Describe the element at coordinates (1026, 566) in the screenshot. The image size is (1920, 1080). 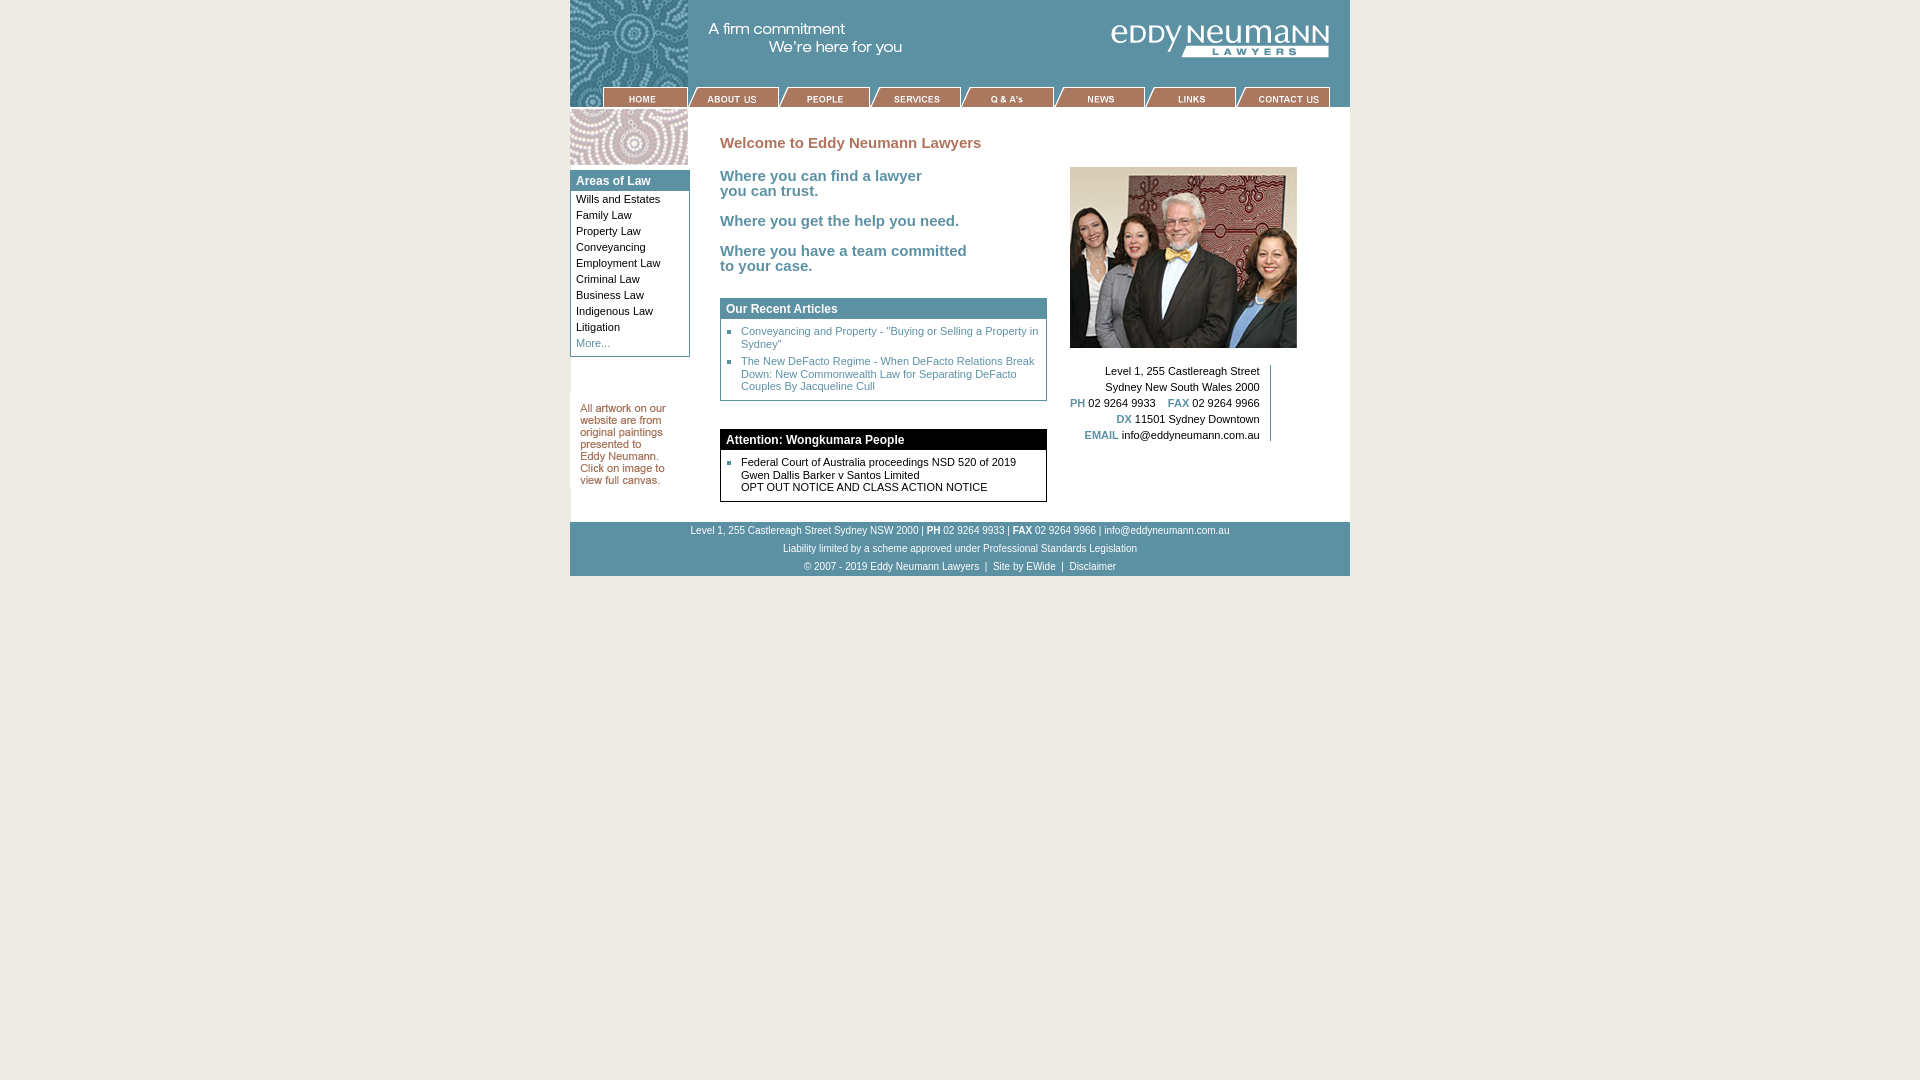
I see `'EWide'` at that location.